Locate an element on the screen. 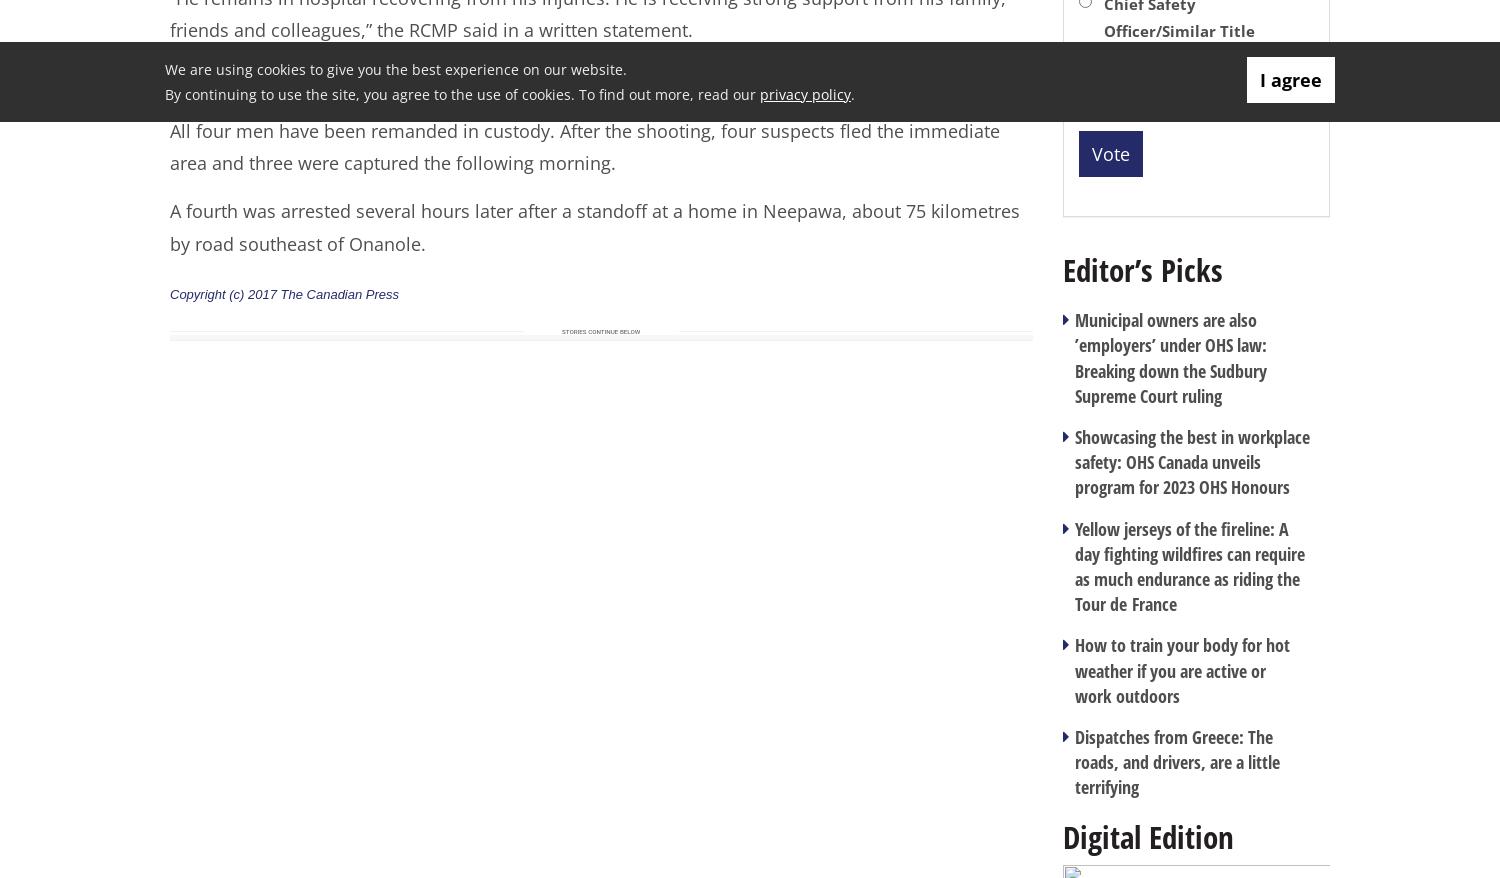  'All four men have been remanded in custody. After the shooting, four suspects fled the immediate area and three were captured the following morning.' is located at coordinates (169, 146).